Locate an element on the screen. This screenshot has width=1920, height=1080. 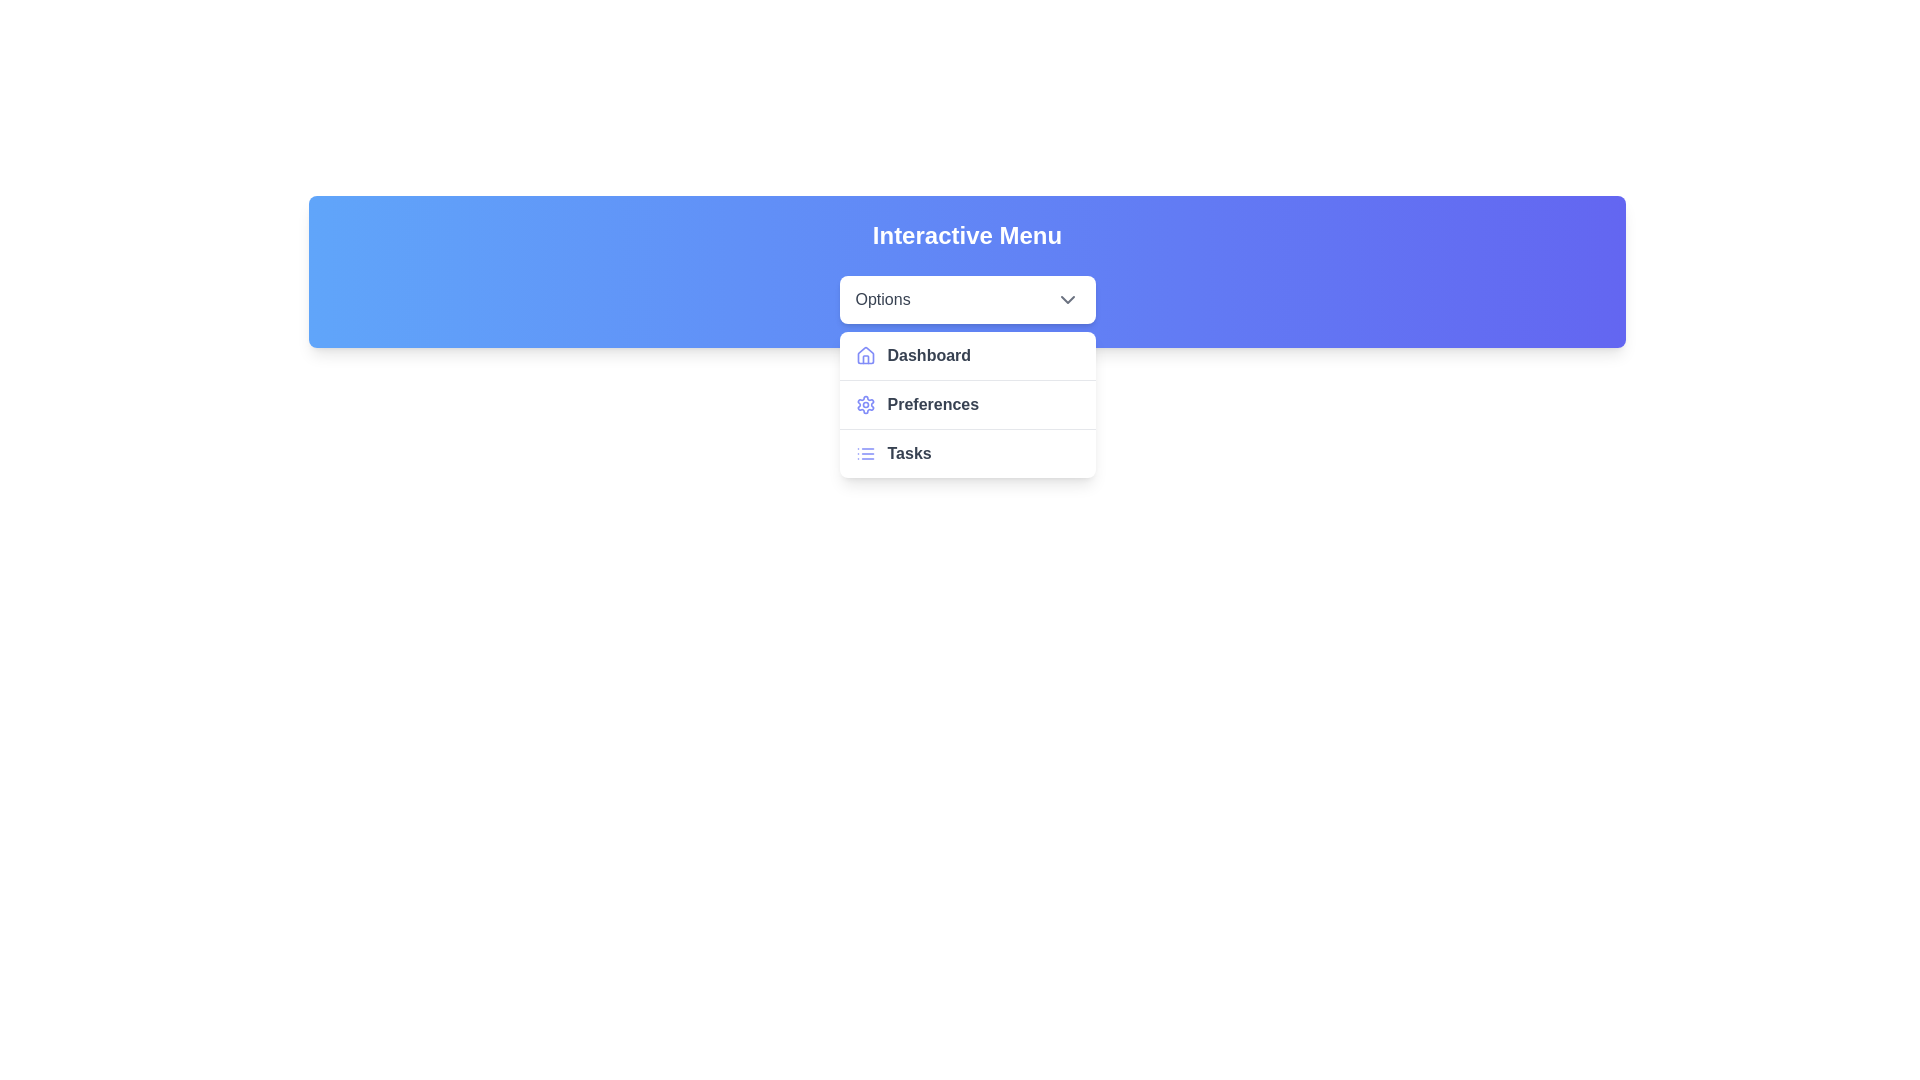
the 'Tasks' text label within the dropdown menu that is positioned below the 'Preferences' menu item is located at coordinates (908, 454).